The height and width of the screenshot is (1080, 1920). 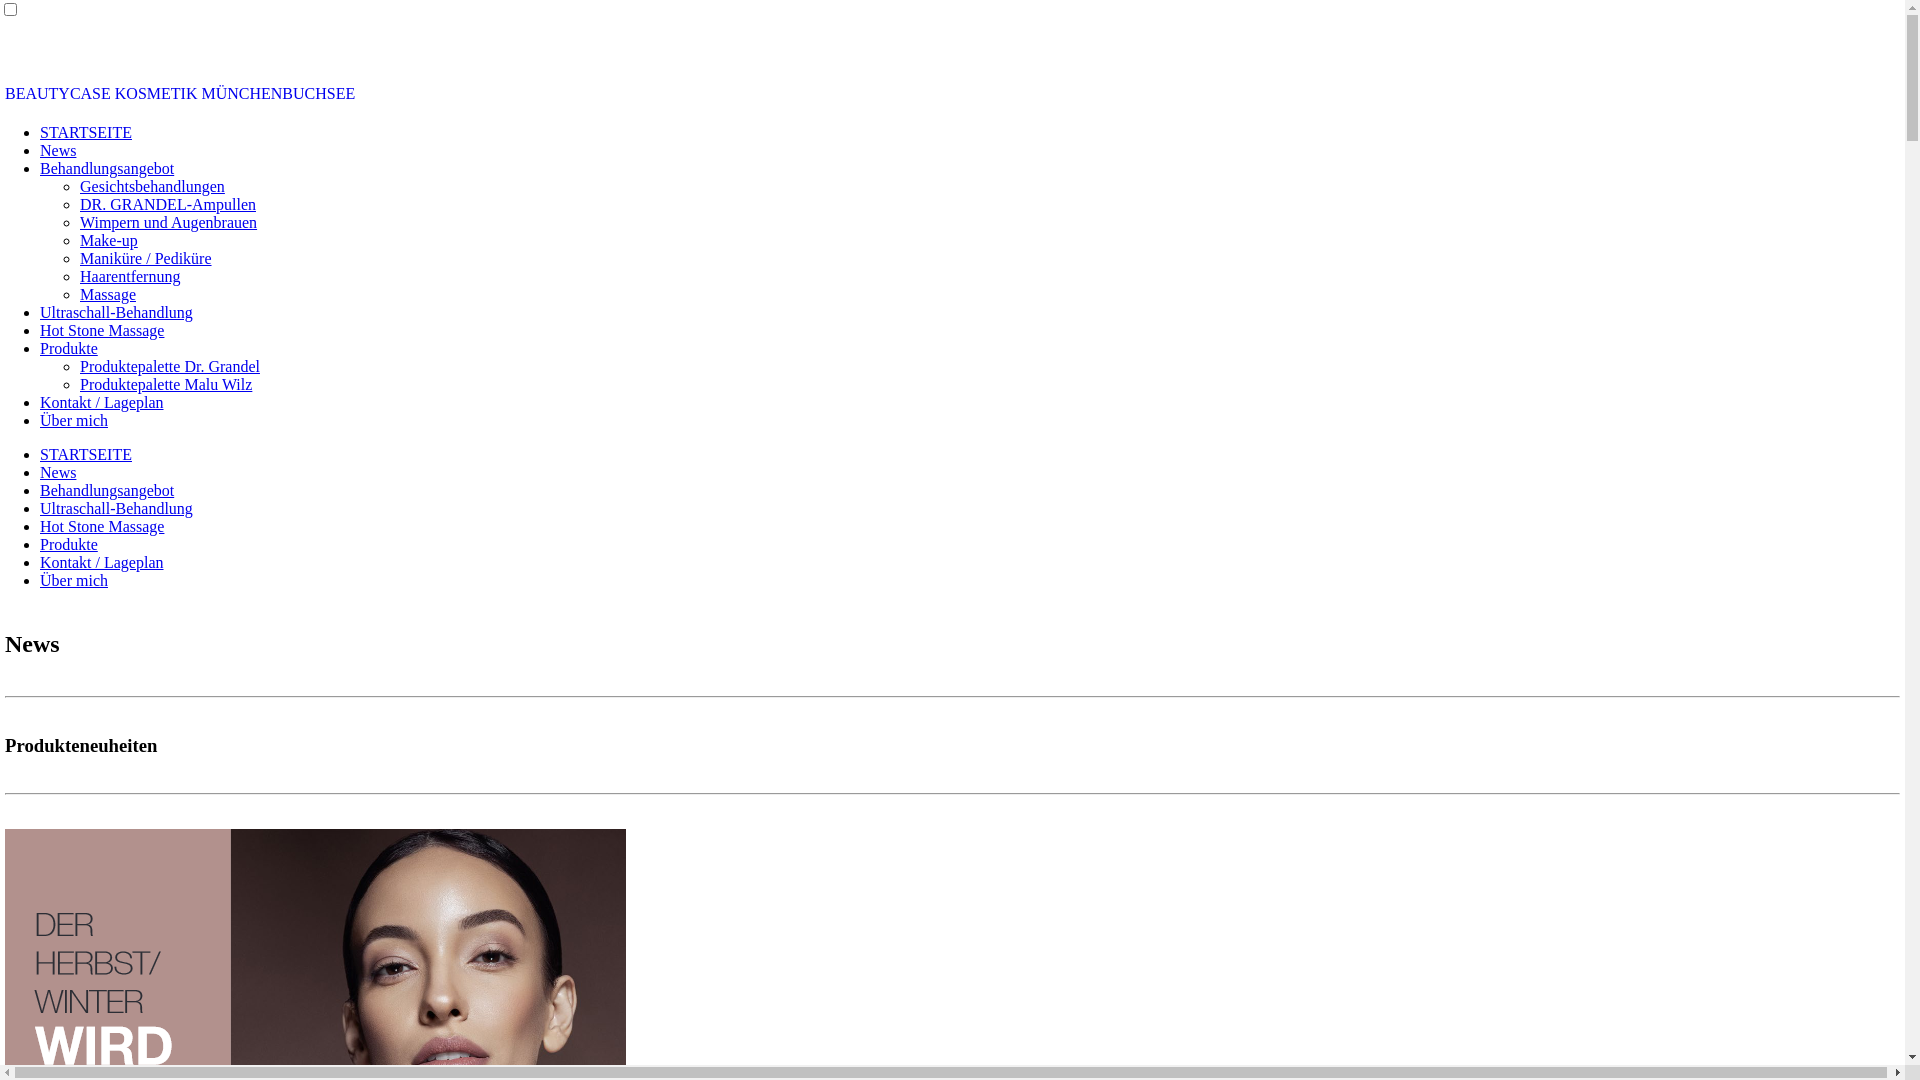 I want to click on 'News', so click(x=57, y=472).